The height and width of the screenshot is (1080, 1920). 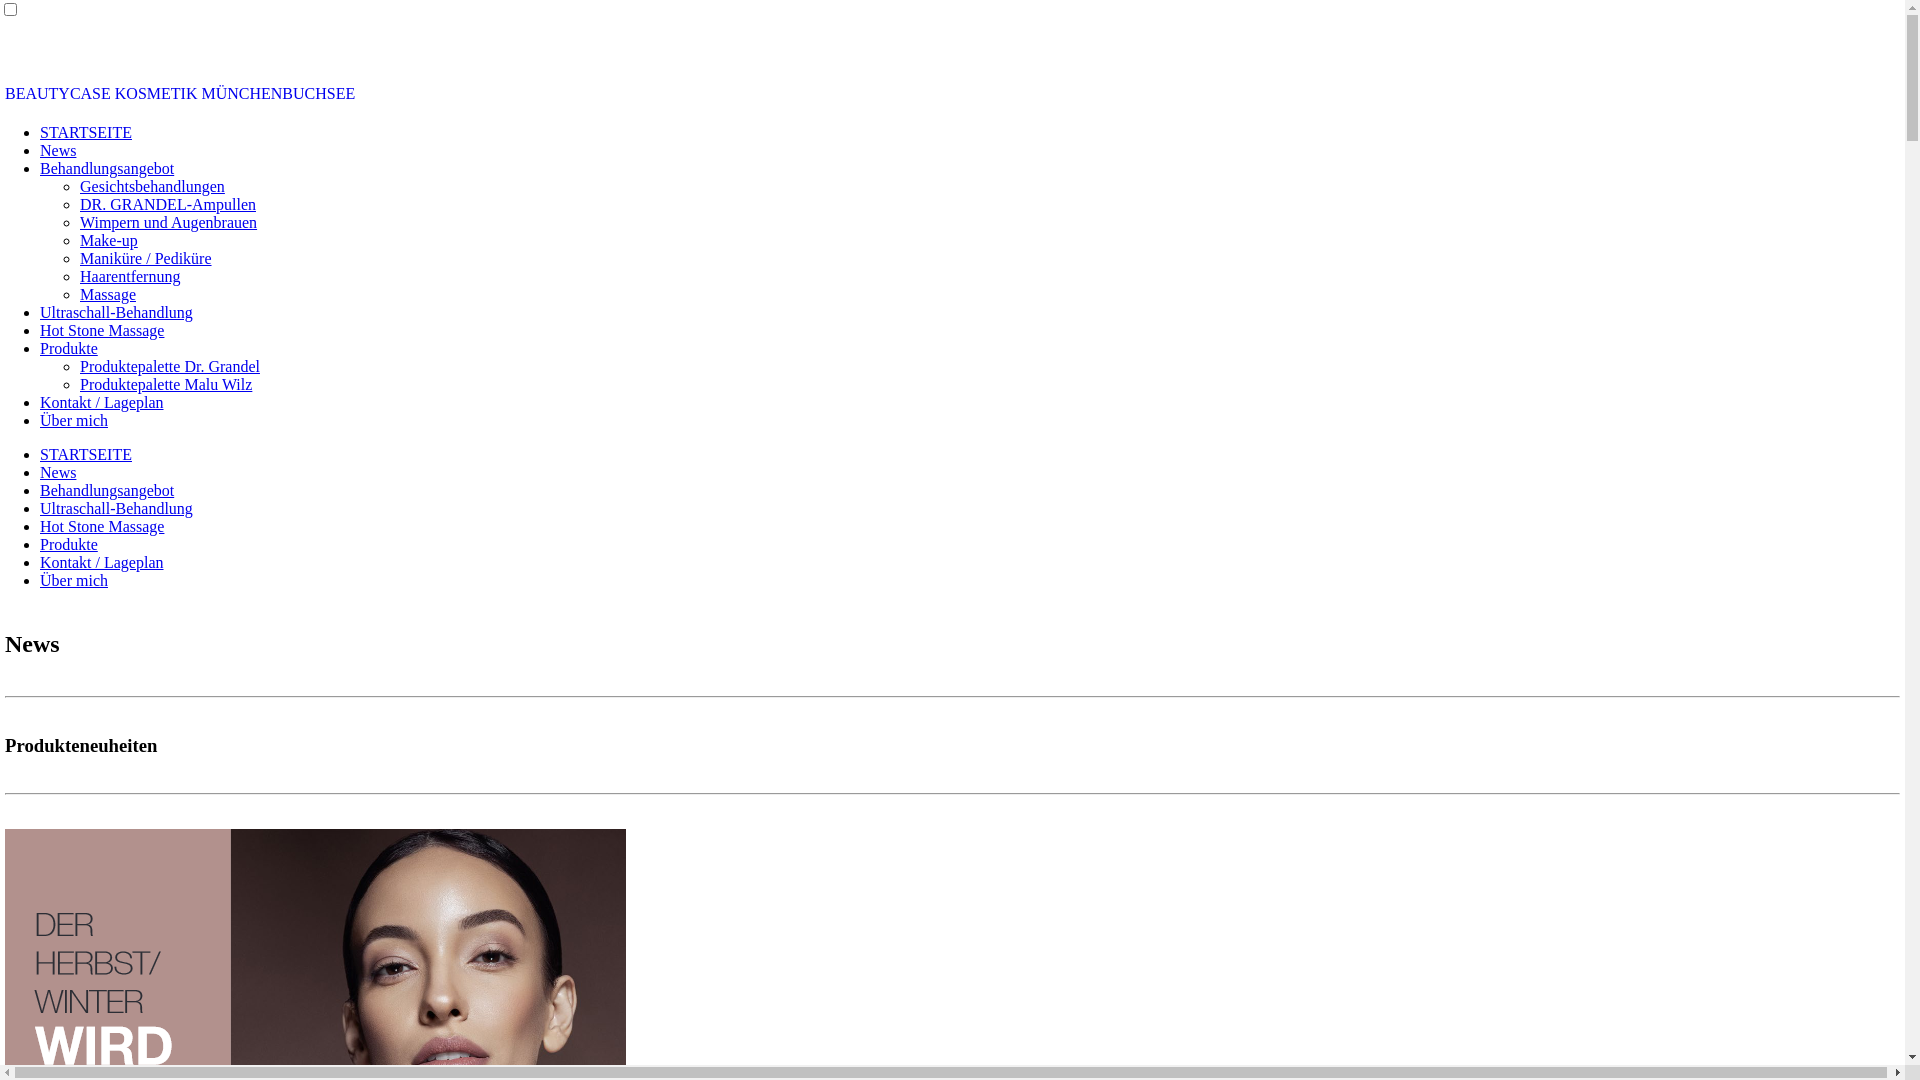 I want to click on 'News', so click(x=57, y=472).